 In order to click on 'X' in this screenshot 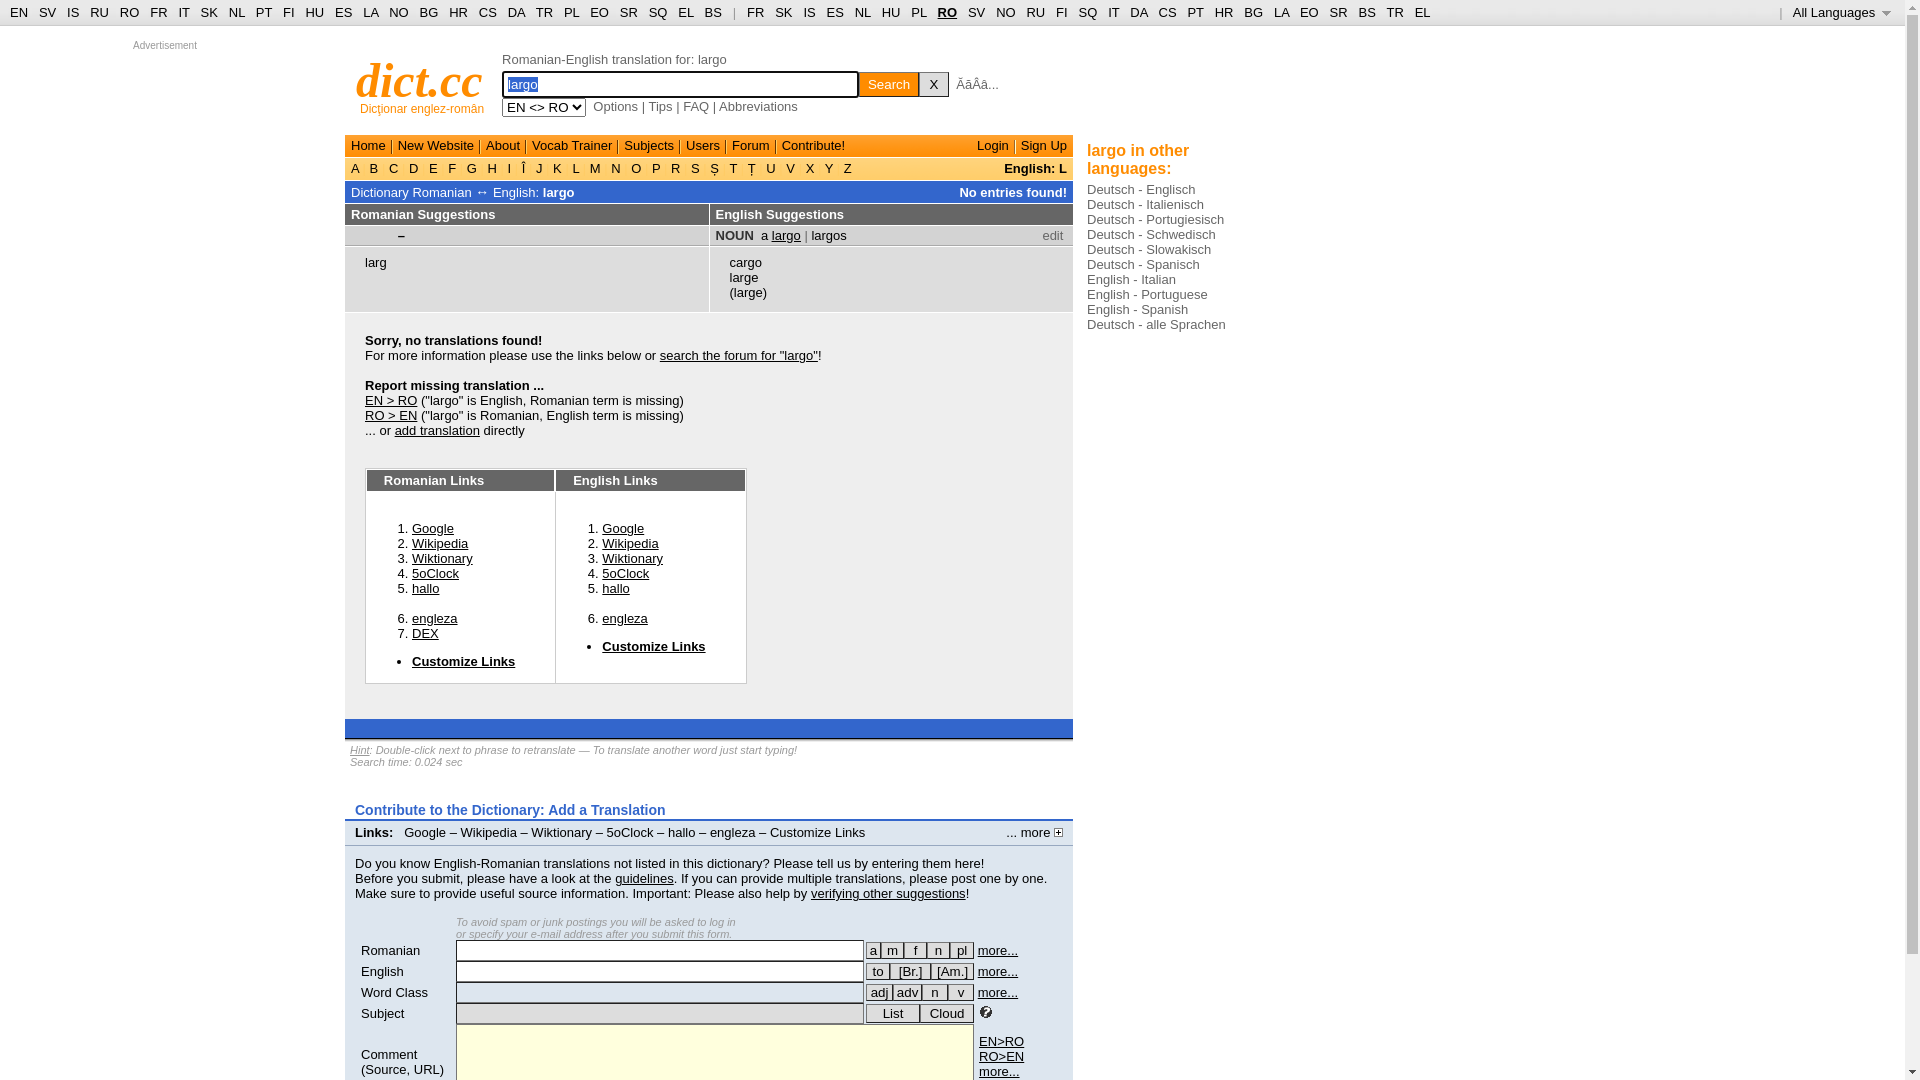, I will do `click(933, 83)`.